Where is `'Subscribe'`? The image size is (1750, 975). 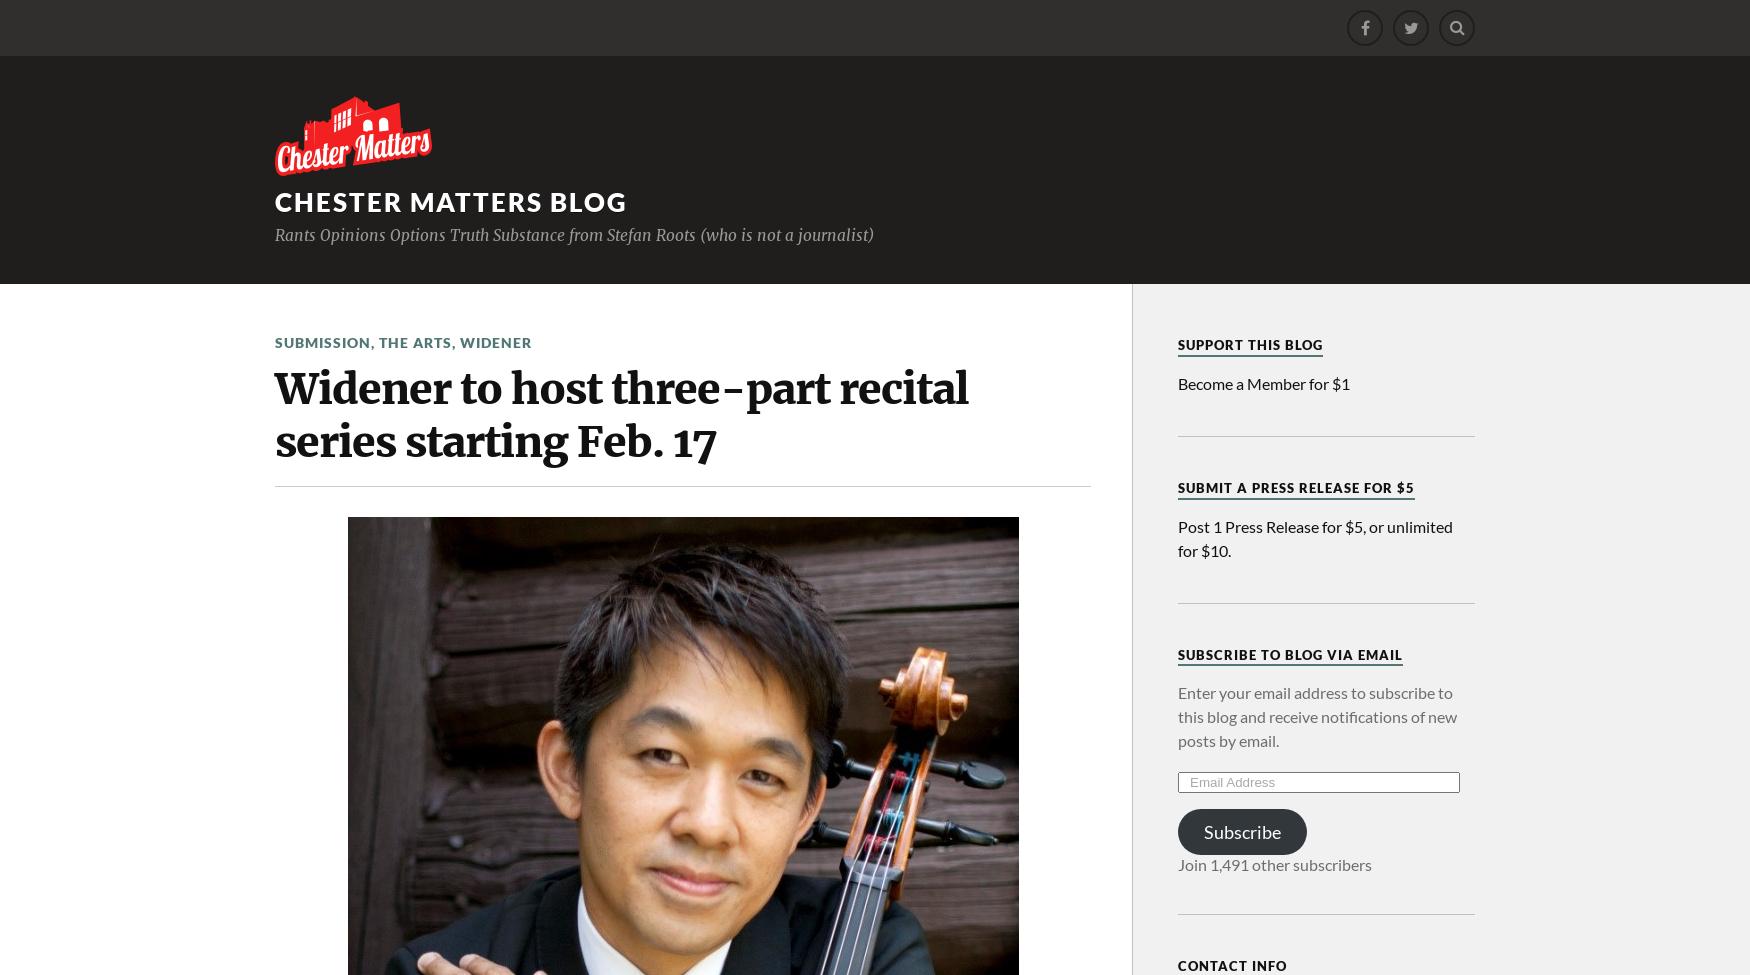 'Subscribe' is located at coordinates (1241, 831).